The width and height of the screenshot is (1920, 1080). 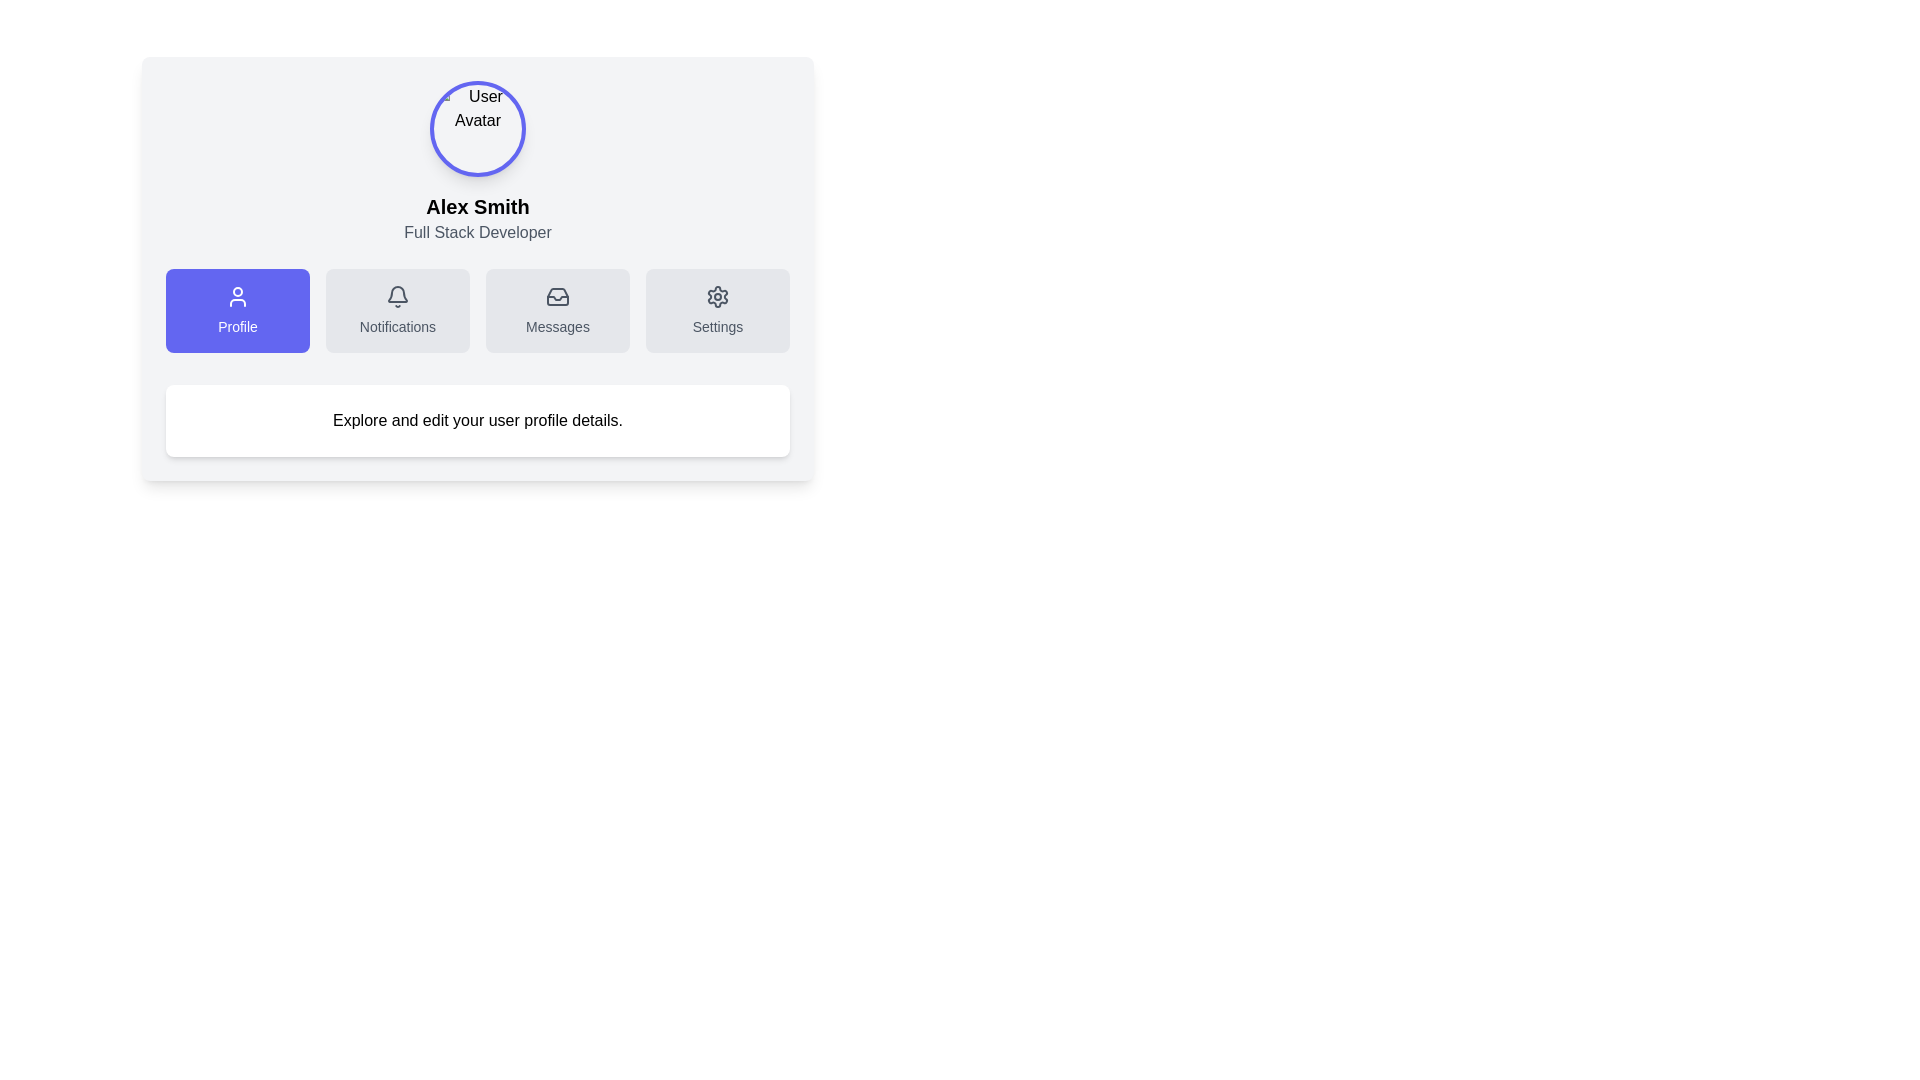 I want to click on the notifications button, which is the second item in a grid of four elements, to change its background color, so click(x=398, y=311).